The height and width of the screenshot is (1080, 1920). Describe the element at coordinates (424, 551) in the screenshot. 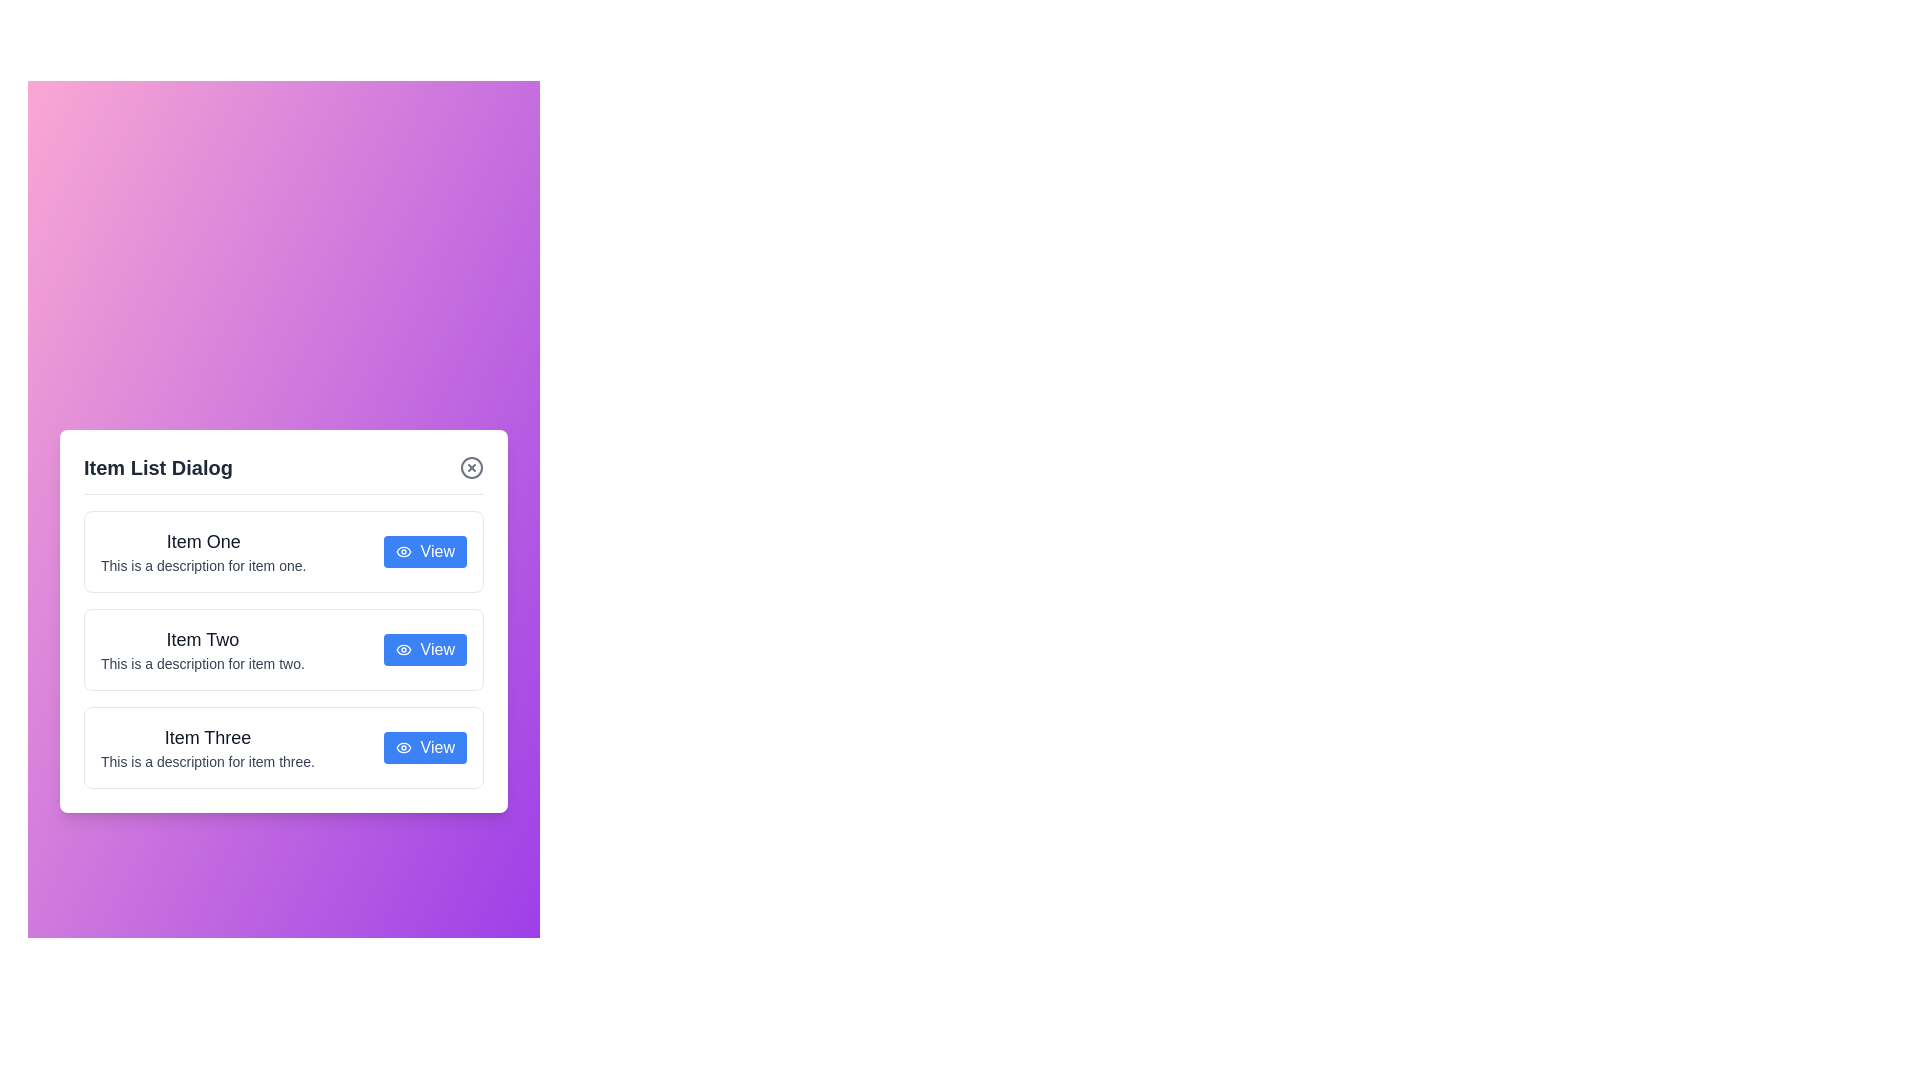

I see `the 'View' button for item Item One` at that location.